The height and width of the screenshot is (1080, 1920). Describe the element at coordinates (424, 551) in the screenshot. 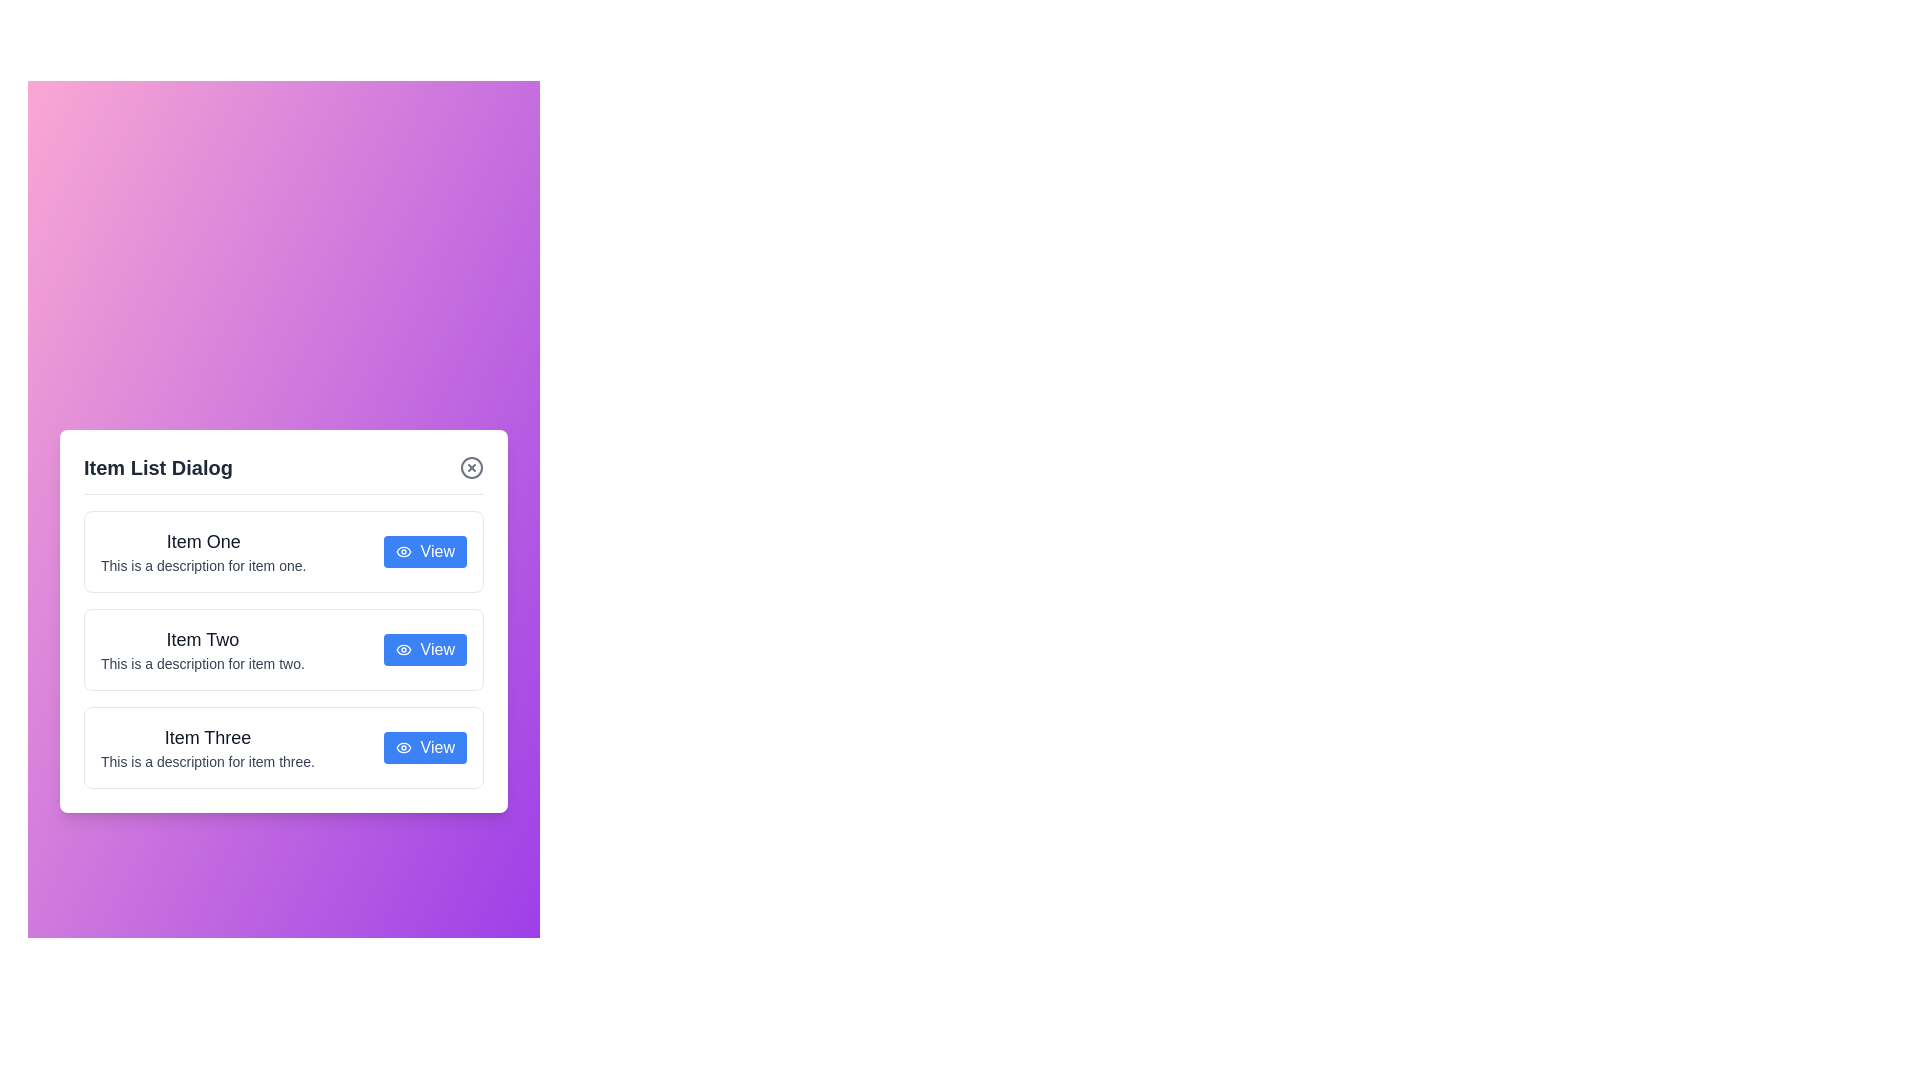

I see `the 'View' button for item Item One` at that location.